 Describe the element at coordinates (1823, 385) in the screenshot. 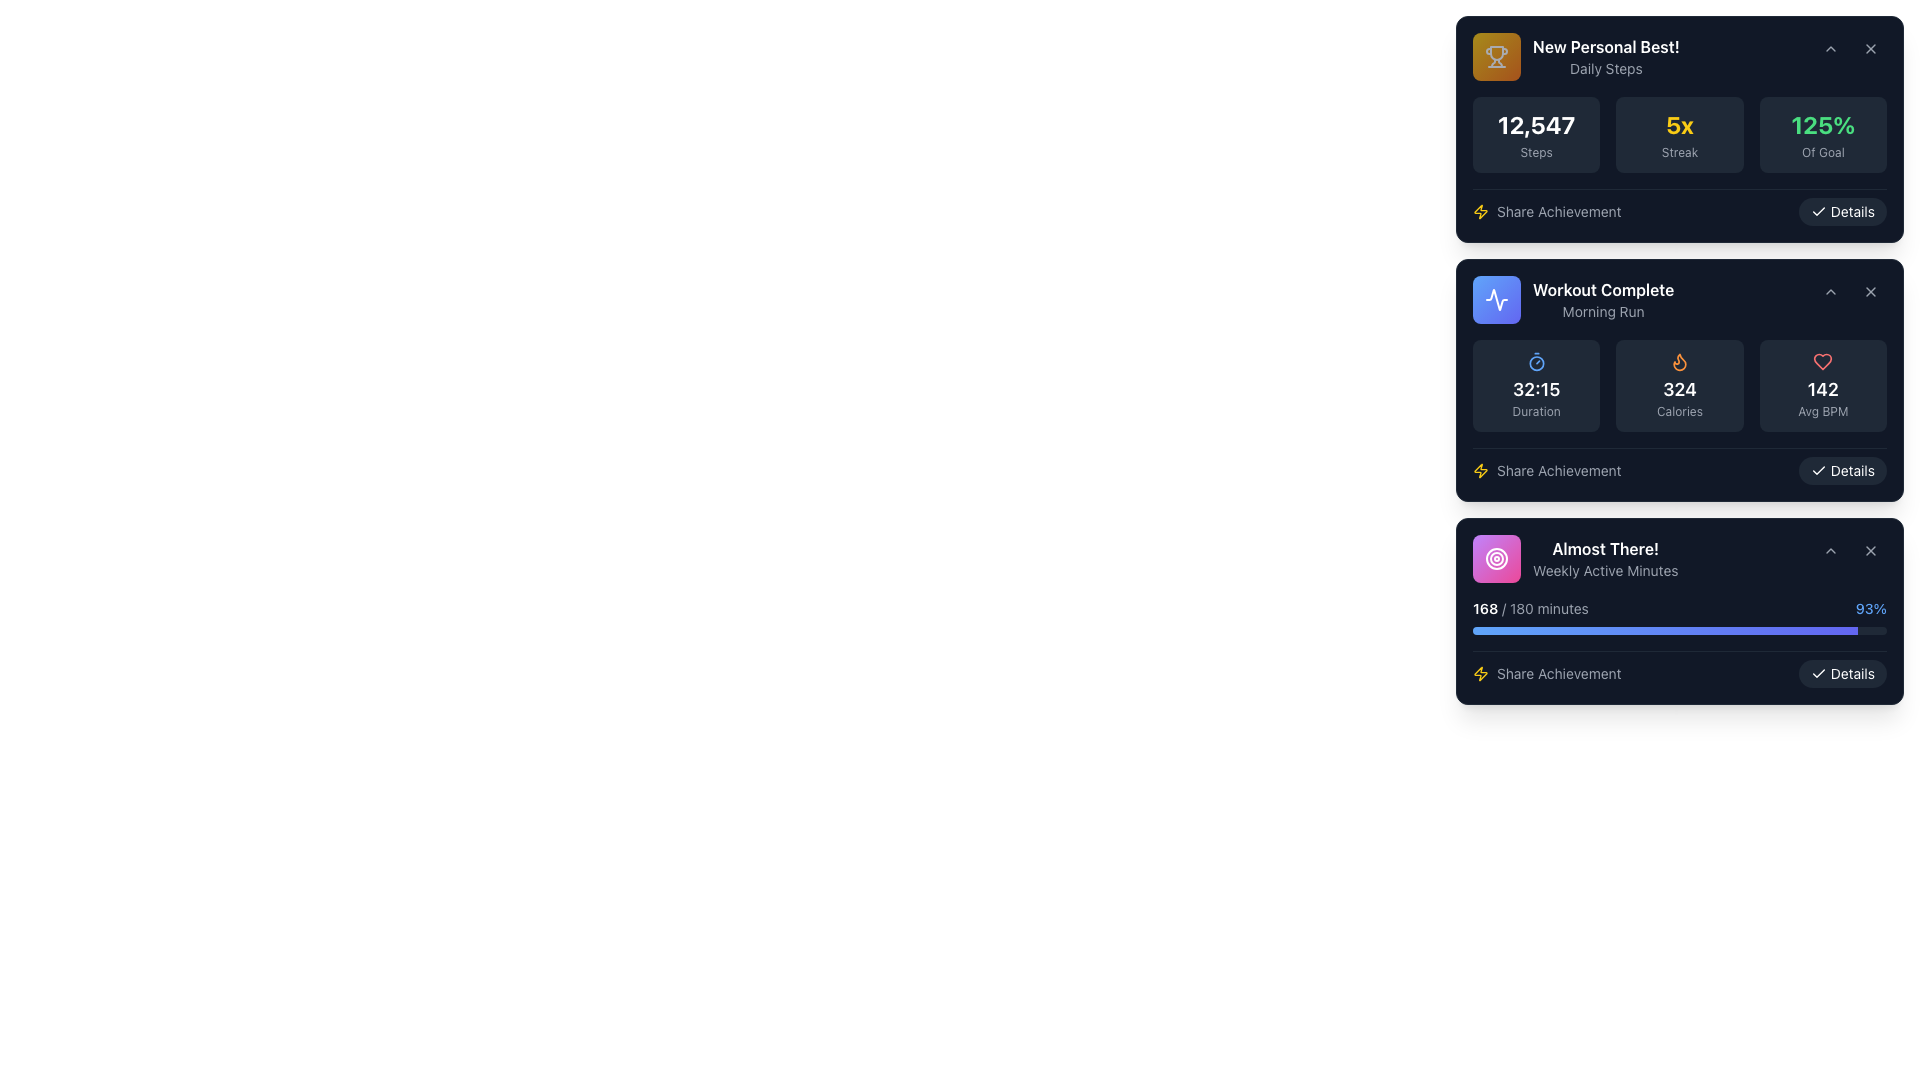

I see `the informational card displaying average beats per minute (BPM) that is positioned in the middle section of the page, to the right of the 'Duration' and 'Calories' cards` at that location.